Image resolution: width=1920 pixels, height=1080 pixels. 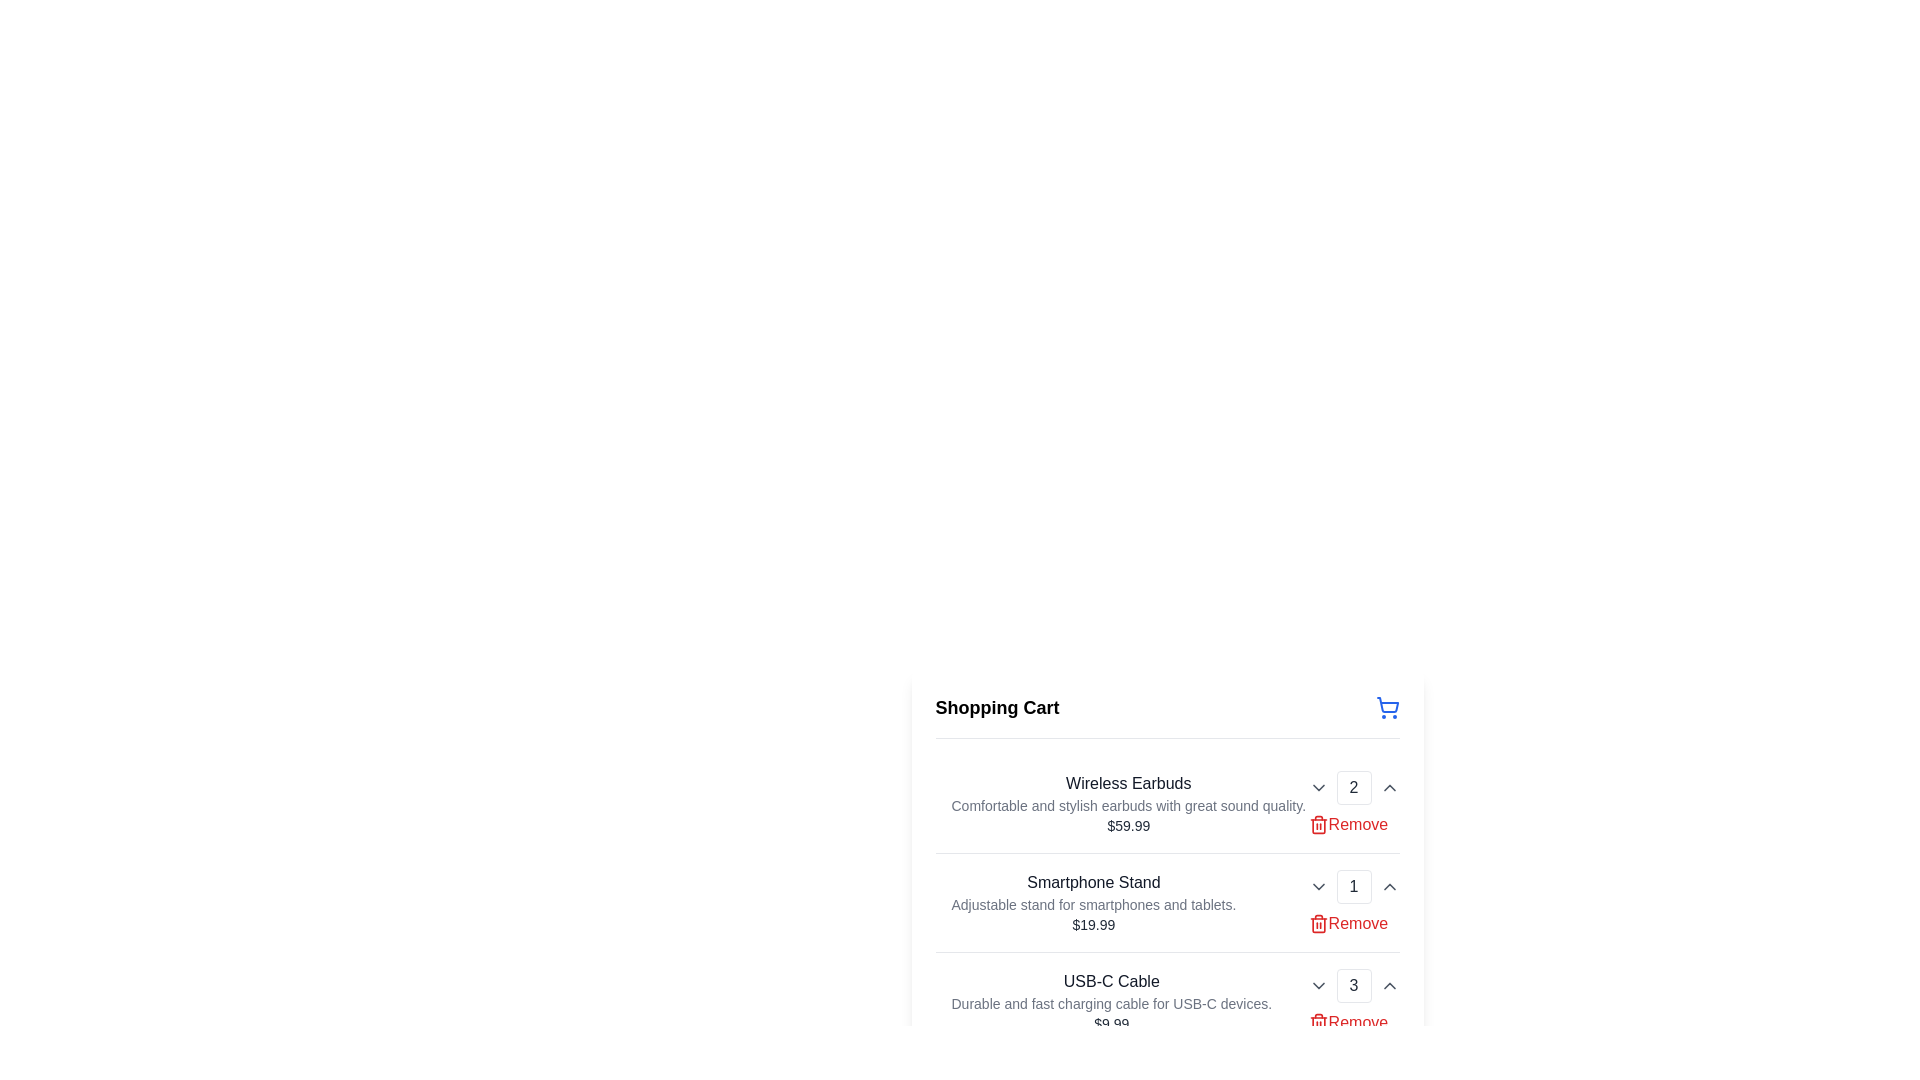 What do you see at coordinates (1353, 802) in the screenshot?
I see `the decrement button on the Quantity Selector (Spinner) for the 'Wireless Earbuds' item in the shopping cart, located above the red 'Remove' button and near the price '$59.99'` at bounding box center [1353, 802].